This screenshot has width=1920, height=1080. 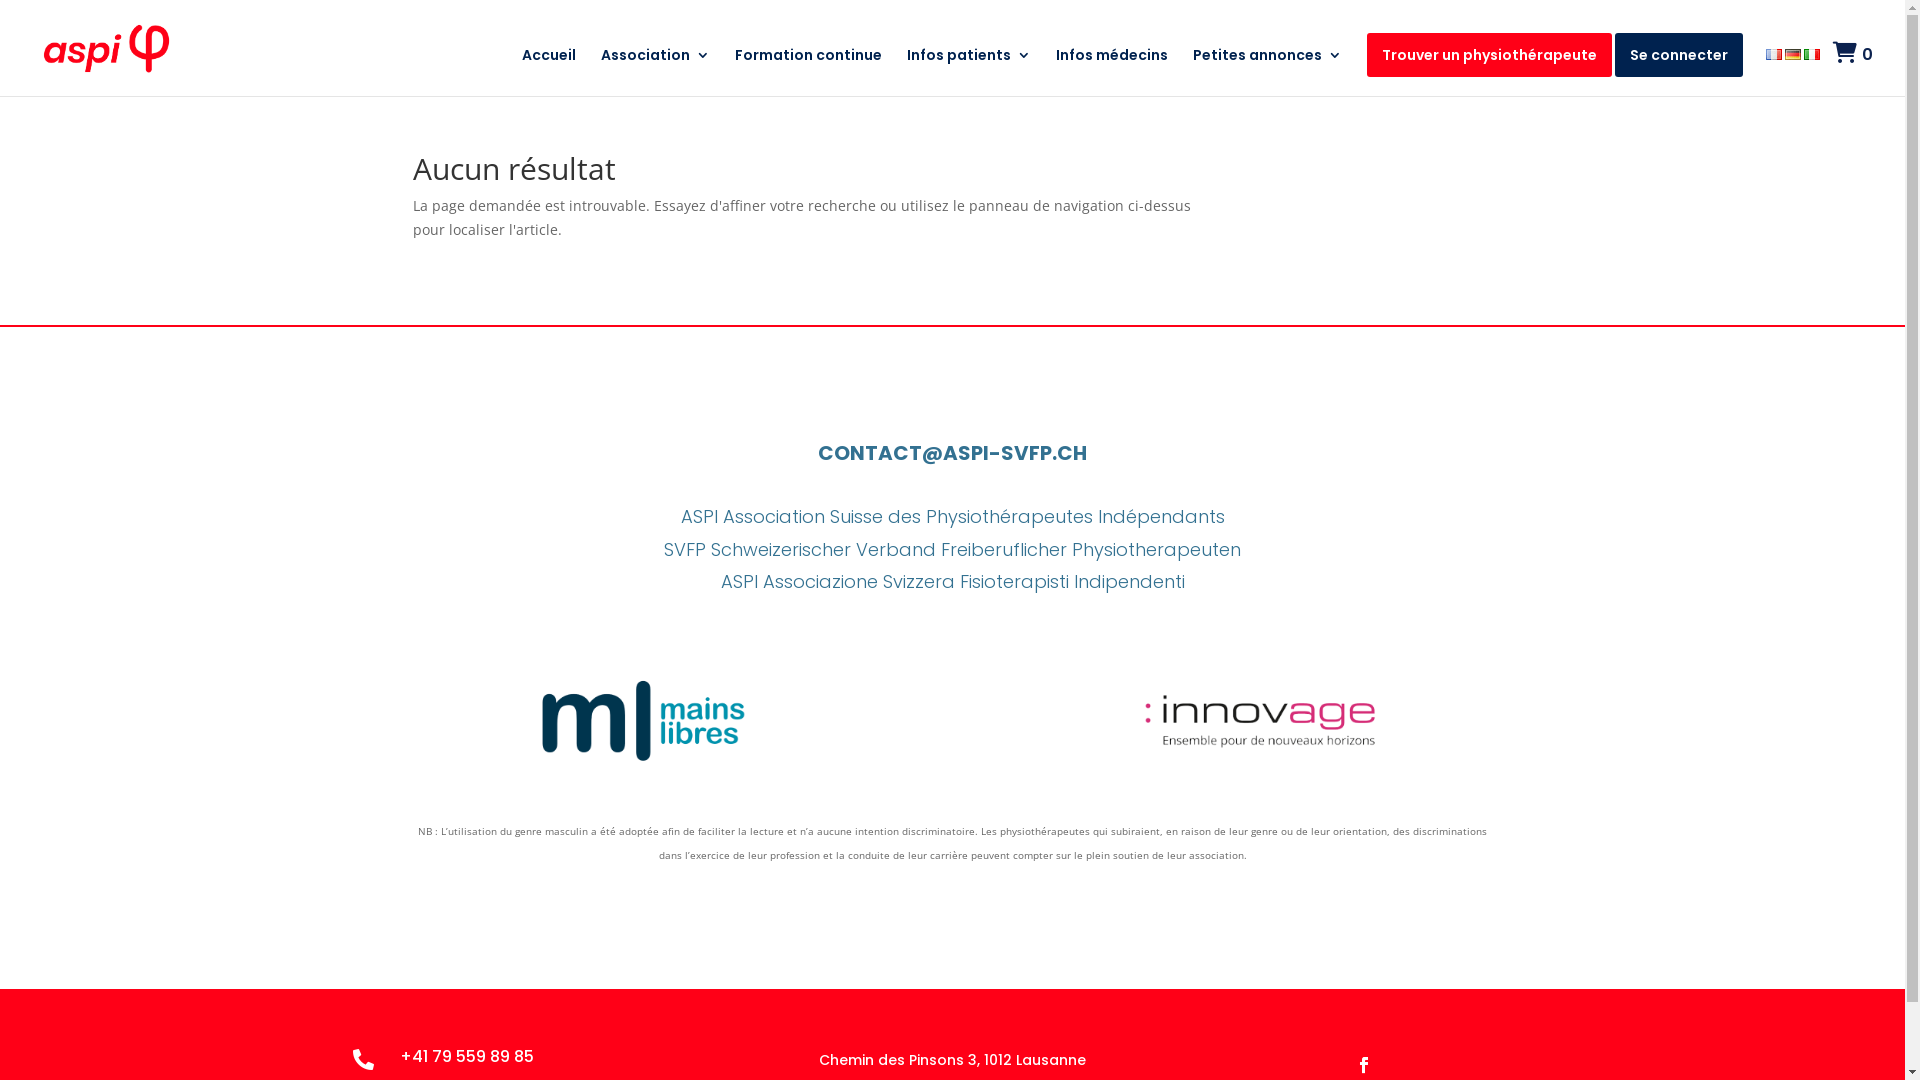 I want to click on 'CONTACT@ASPI-SVFP.CH', so click(x=951, y=452).